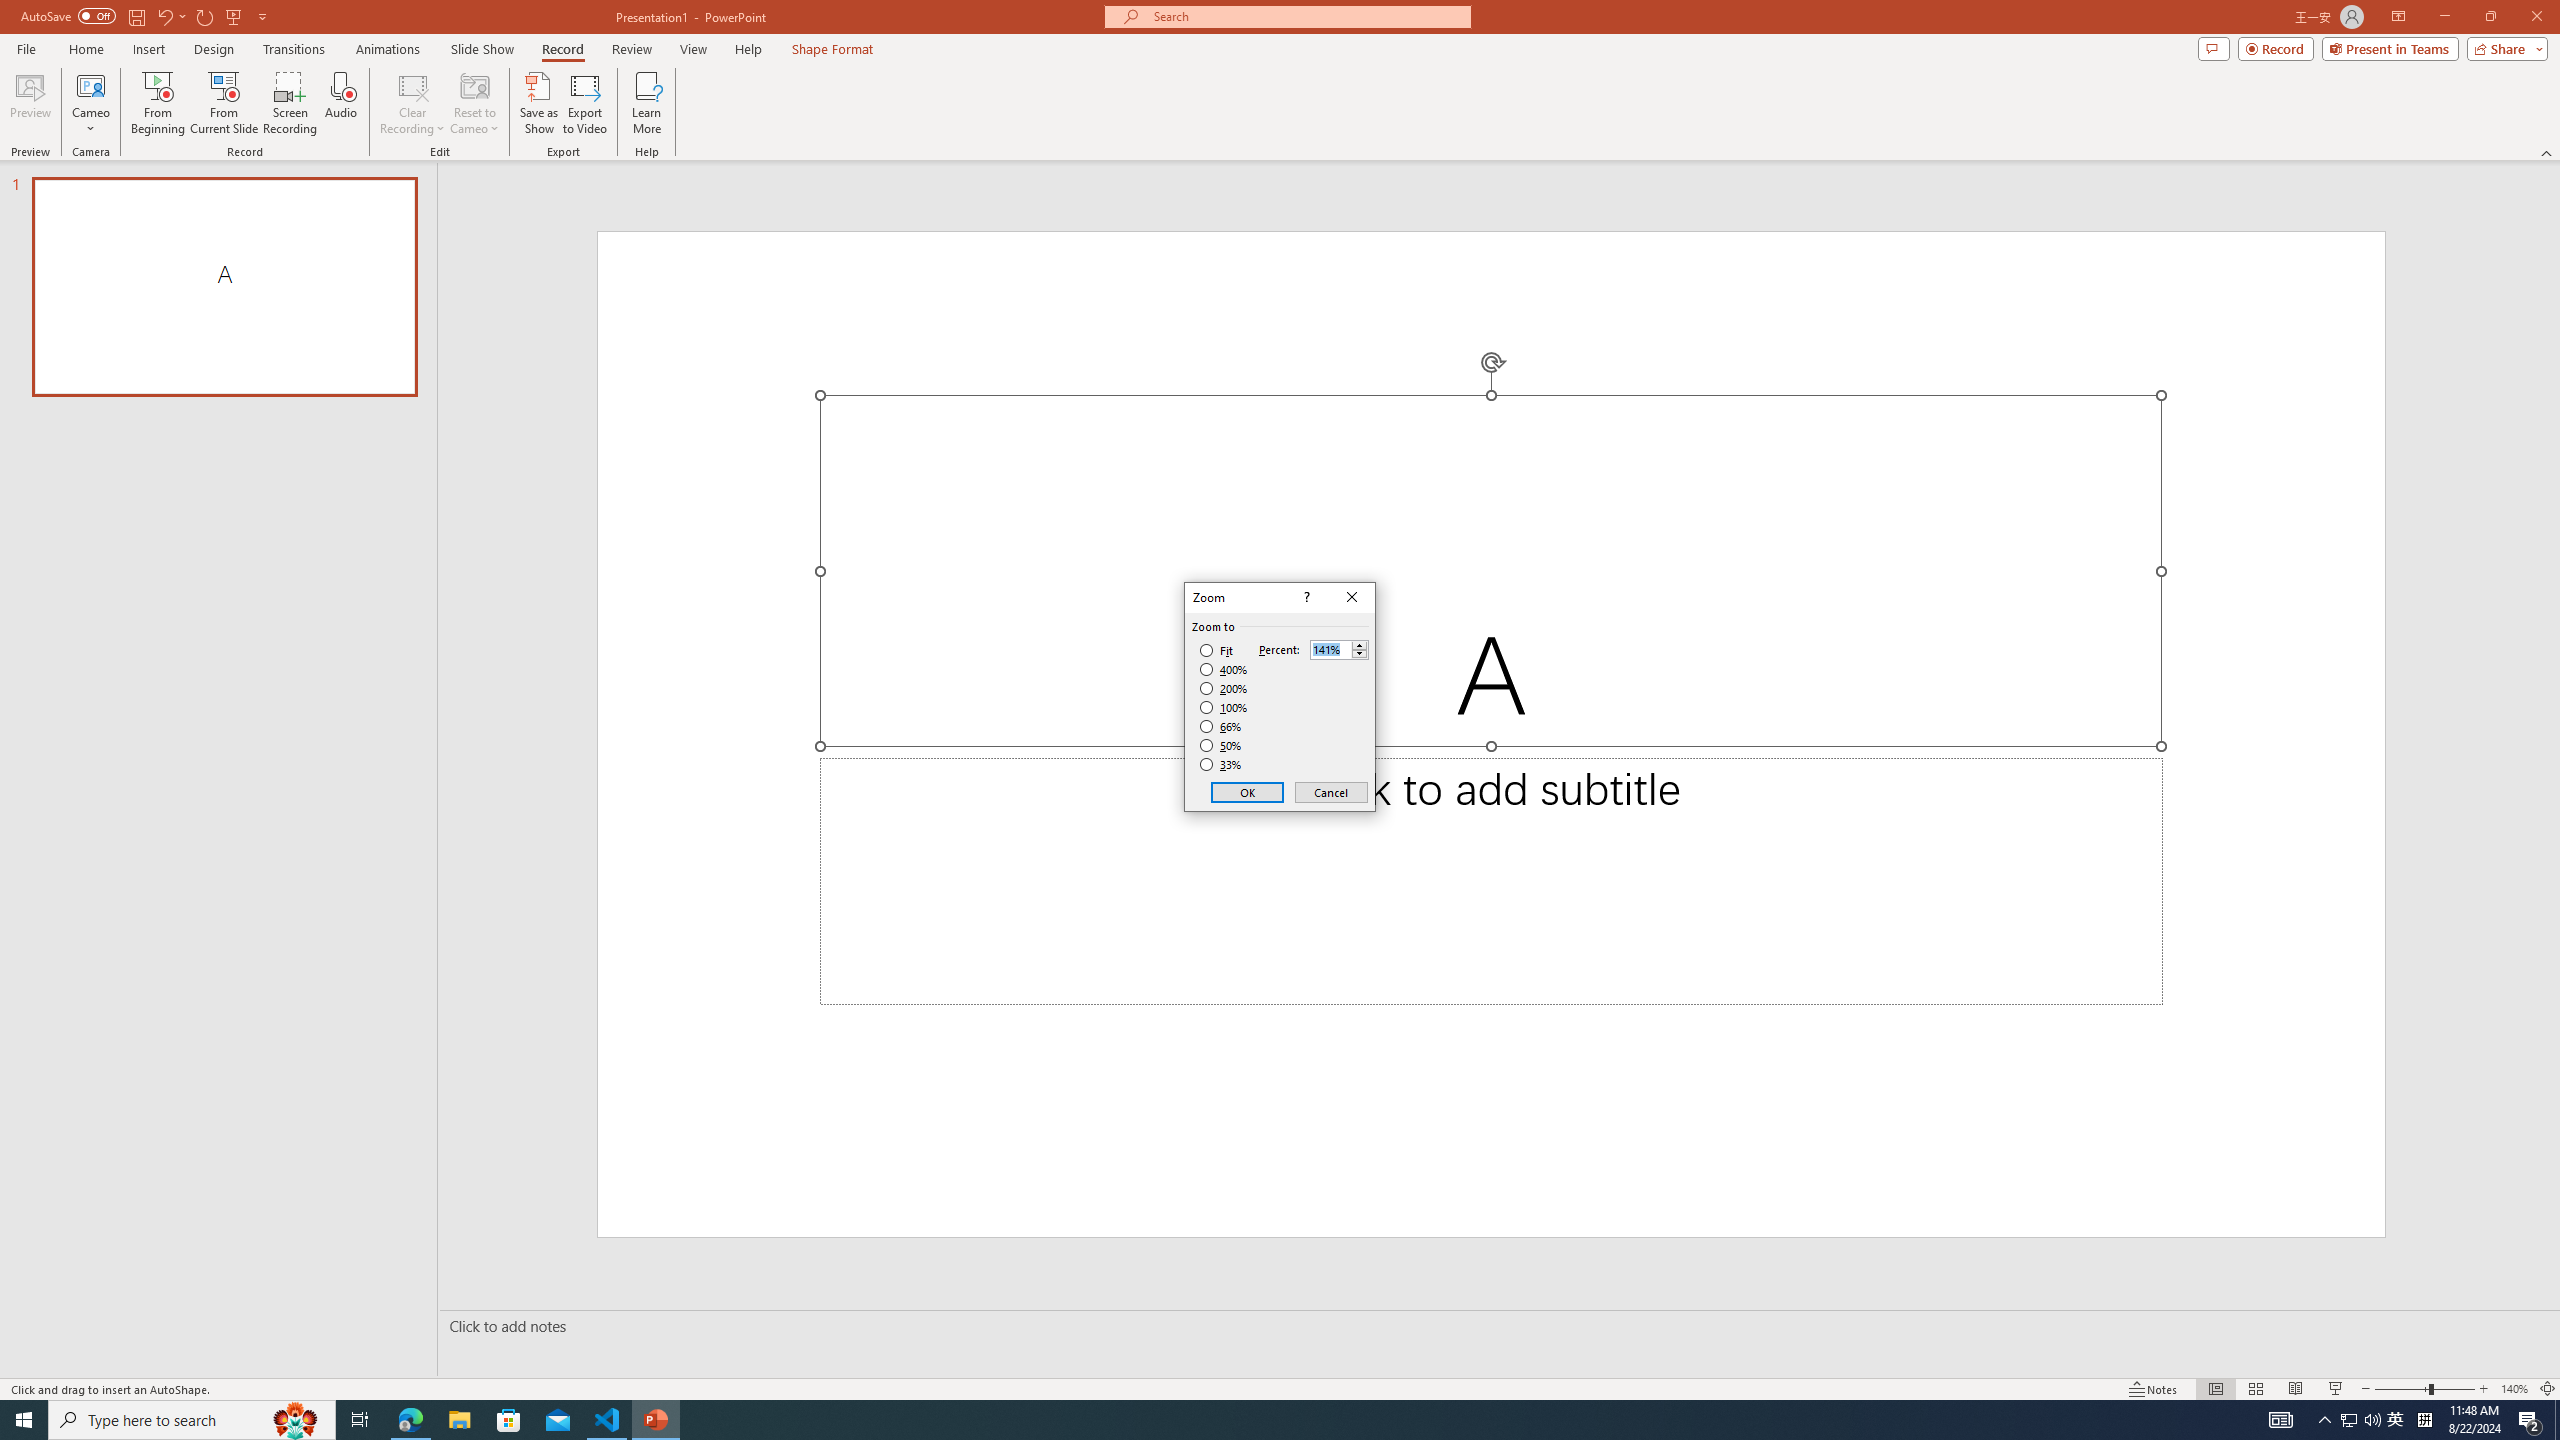 The width and height of the screenshot is (2560, 1440). What do you see at coordinates (1223, 689) in the screenshot?
I see `'200%'` at bounding box center [1223, 689].